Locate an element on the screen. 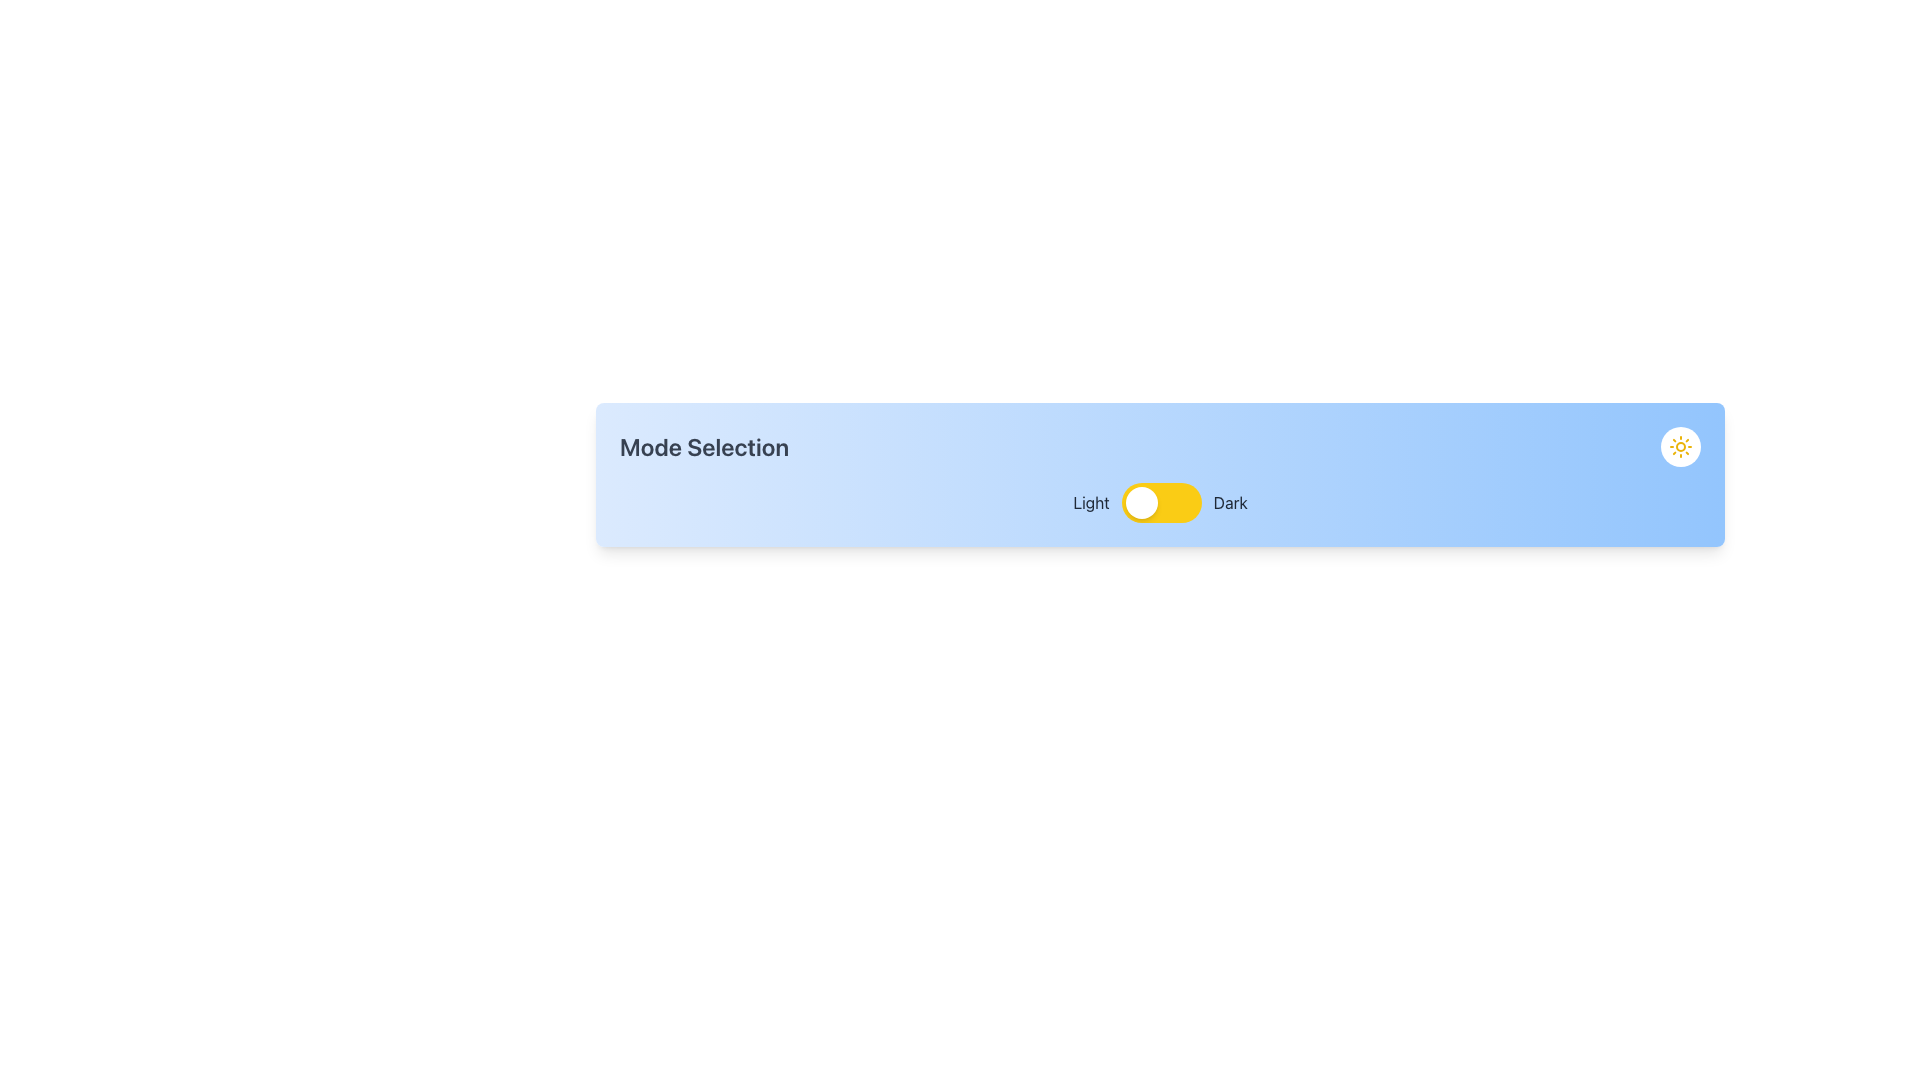 The height and width of the screenshot is (1080, 1920). the text label reading 'Light' which is situated on the left side of a toggle switch, indicating the mode selection is located at coordinates (1090, 501).